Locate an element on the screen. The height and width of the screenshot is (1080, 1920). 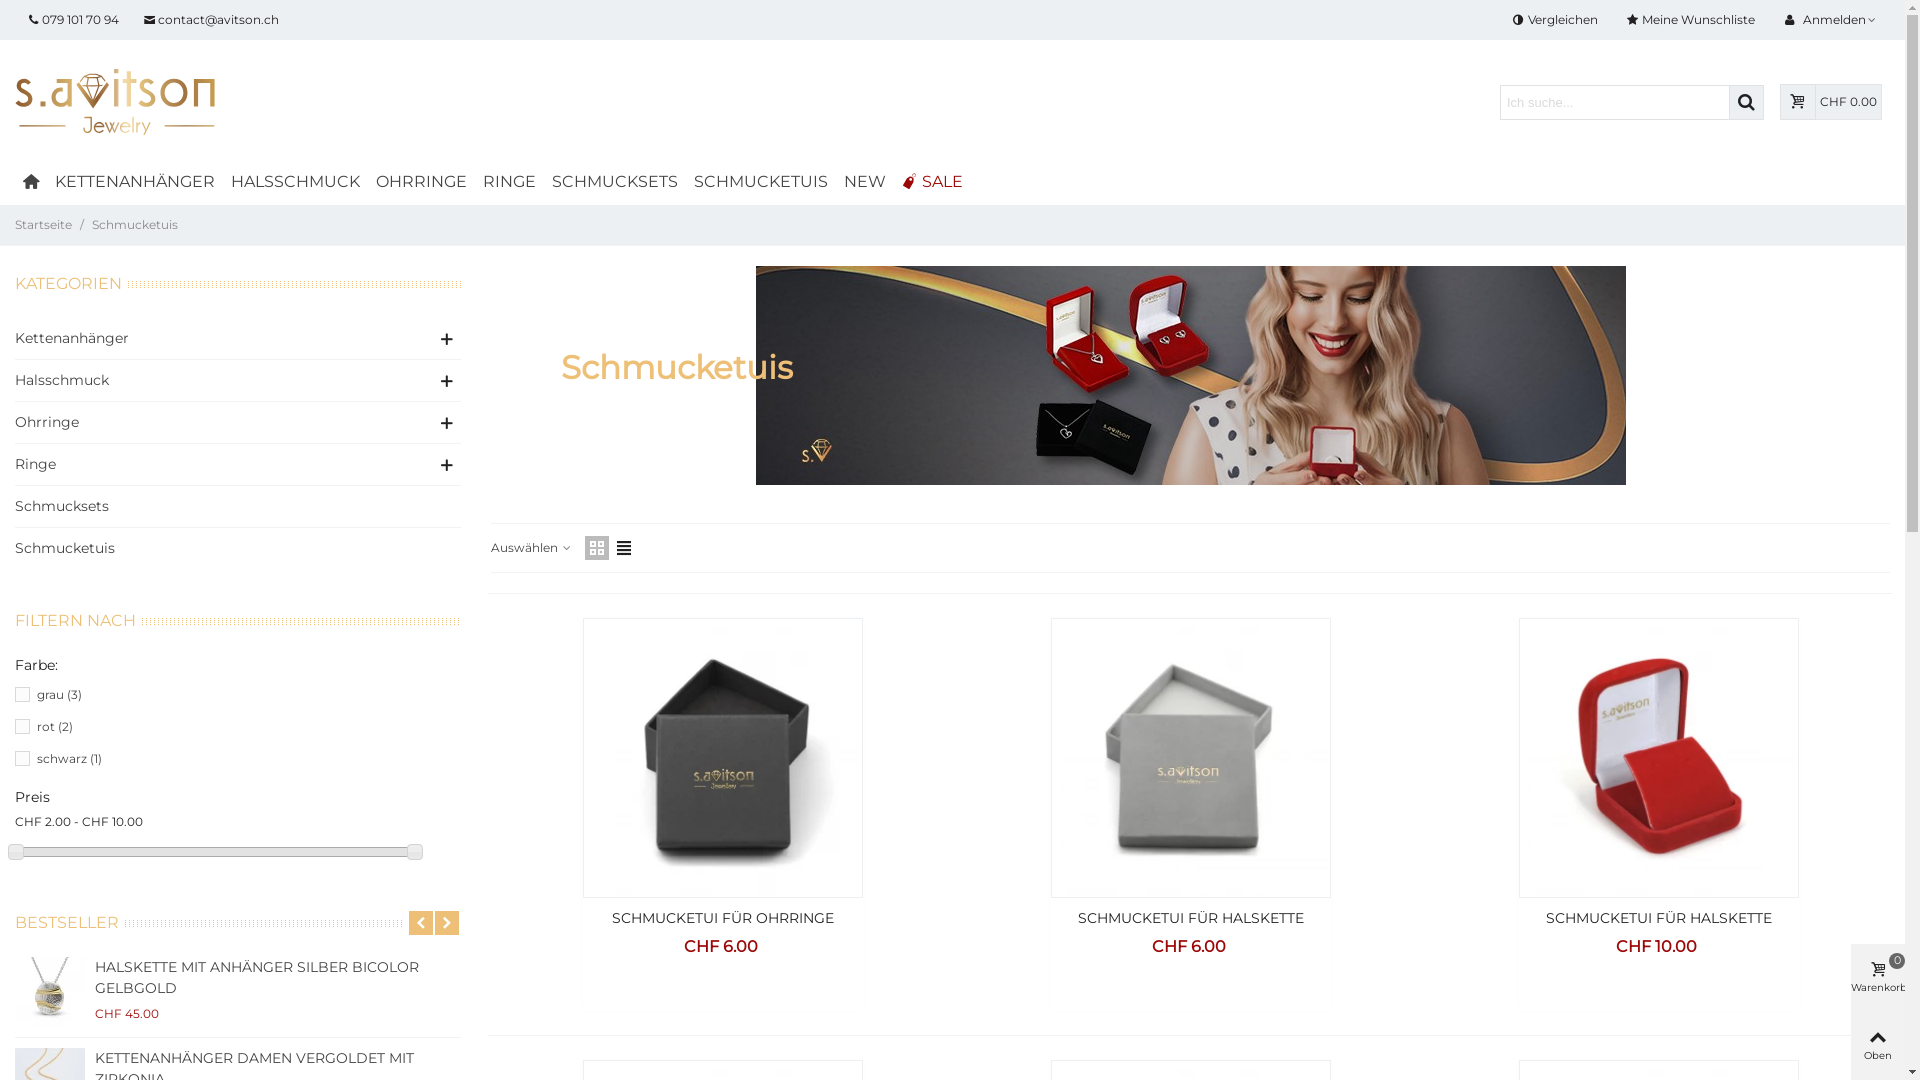
'KATEGORIEN' is located at coordinates (71, 284).